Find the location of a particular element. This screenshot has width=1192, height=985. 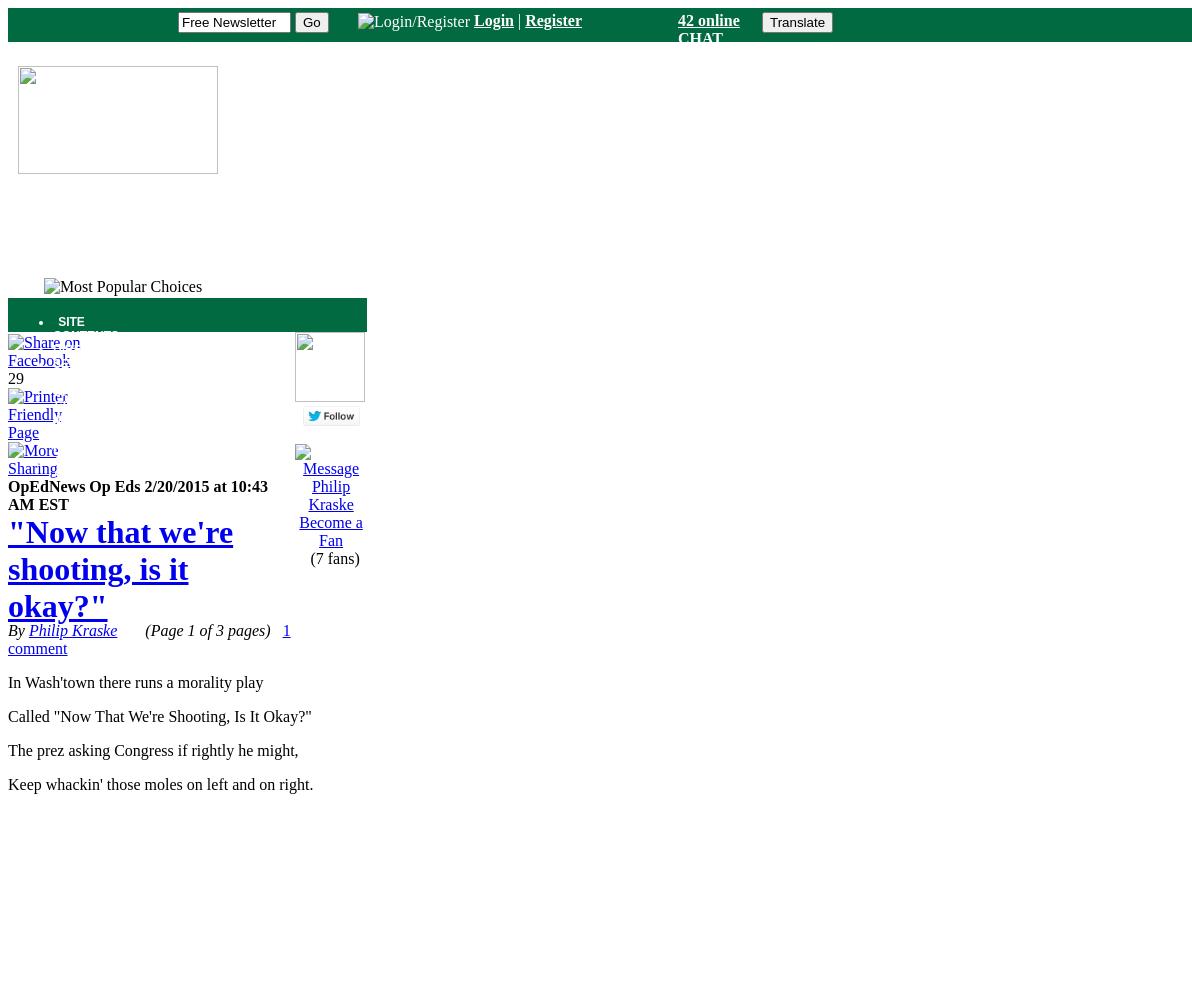

'Ad Rates' is located at coordinates (71, 439).